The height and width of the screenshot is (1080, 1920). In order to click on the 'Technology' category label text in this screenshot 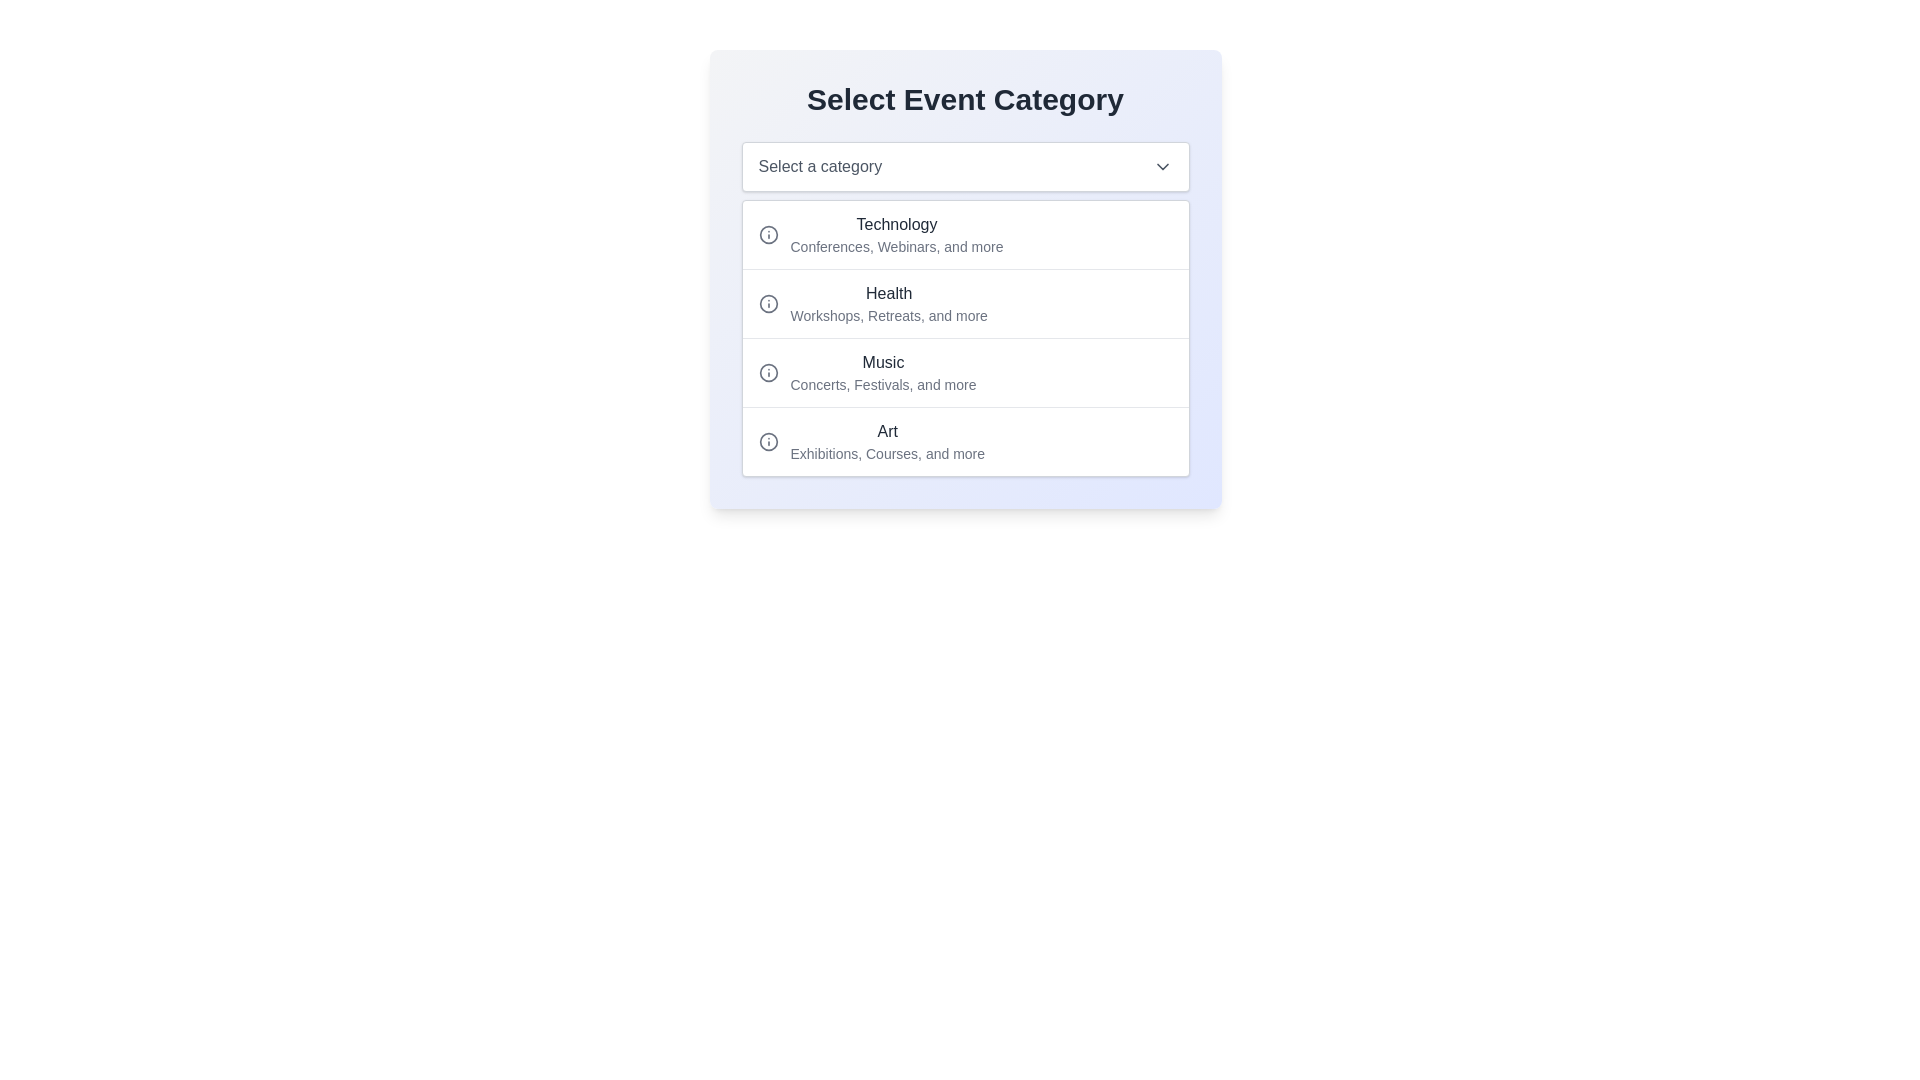, I will do `click(896, 234)`.